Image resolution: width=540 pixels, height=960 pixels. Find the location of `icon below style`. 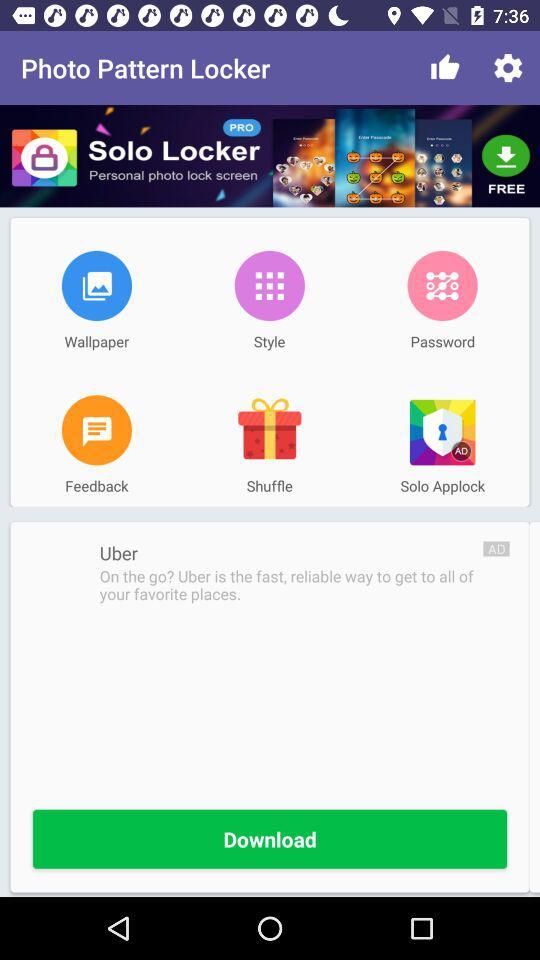

icon below style is located at coordinates (269, 430).